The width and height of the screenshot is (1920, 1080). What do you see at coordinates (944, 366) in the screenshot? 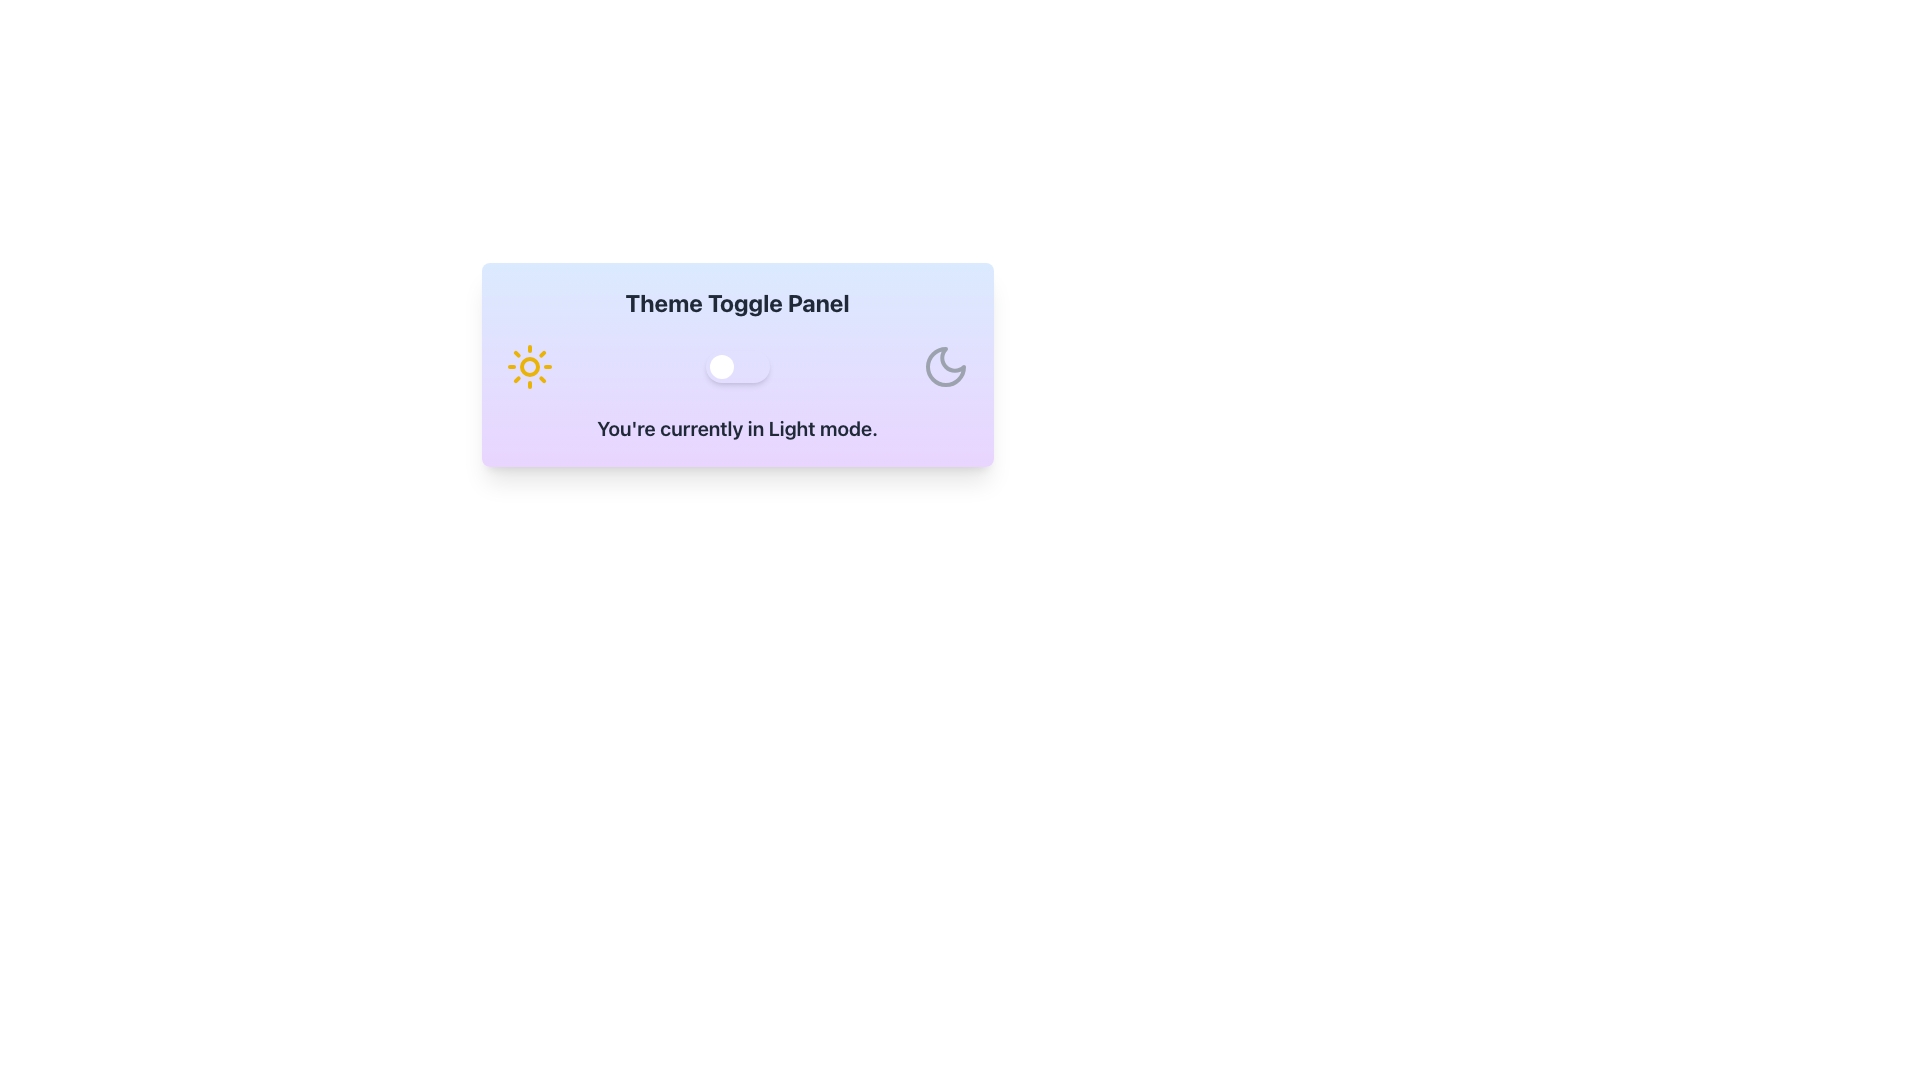
I see `the moon-shaped icon located at the far right of the theme toggle interface to associate it with the theme toggle functionality` at bounding box center [944, 366].